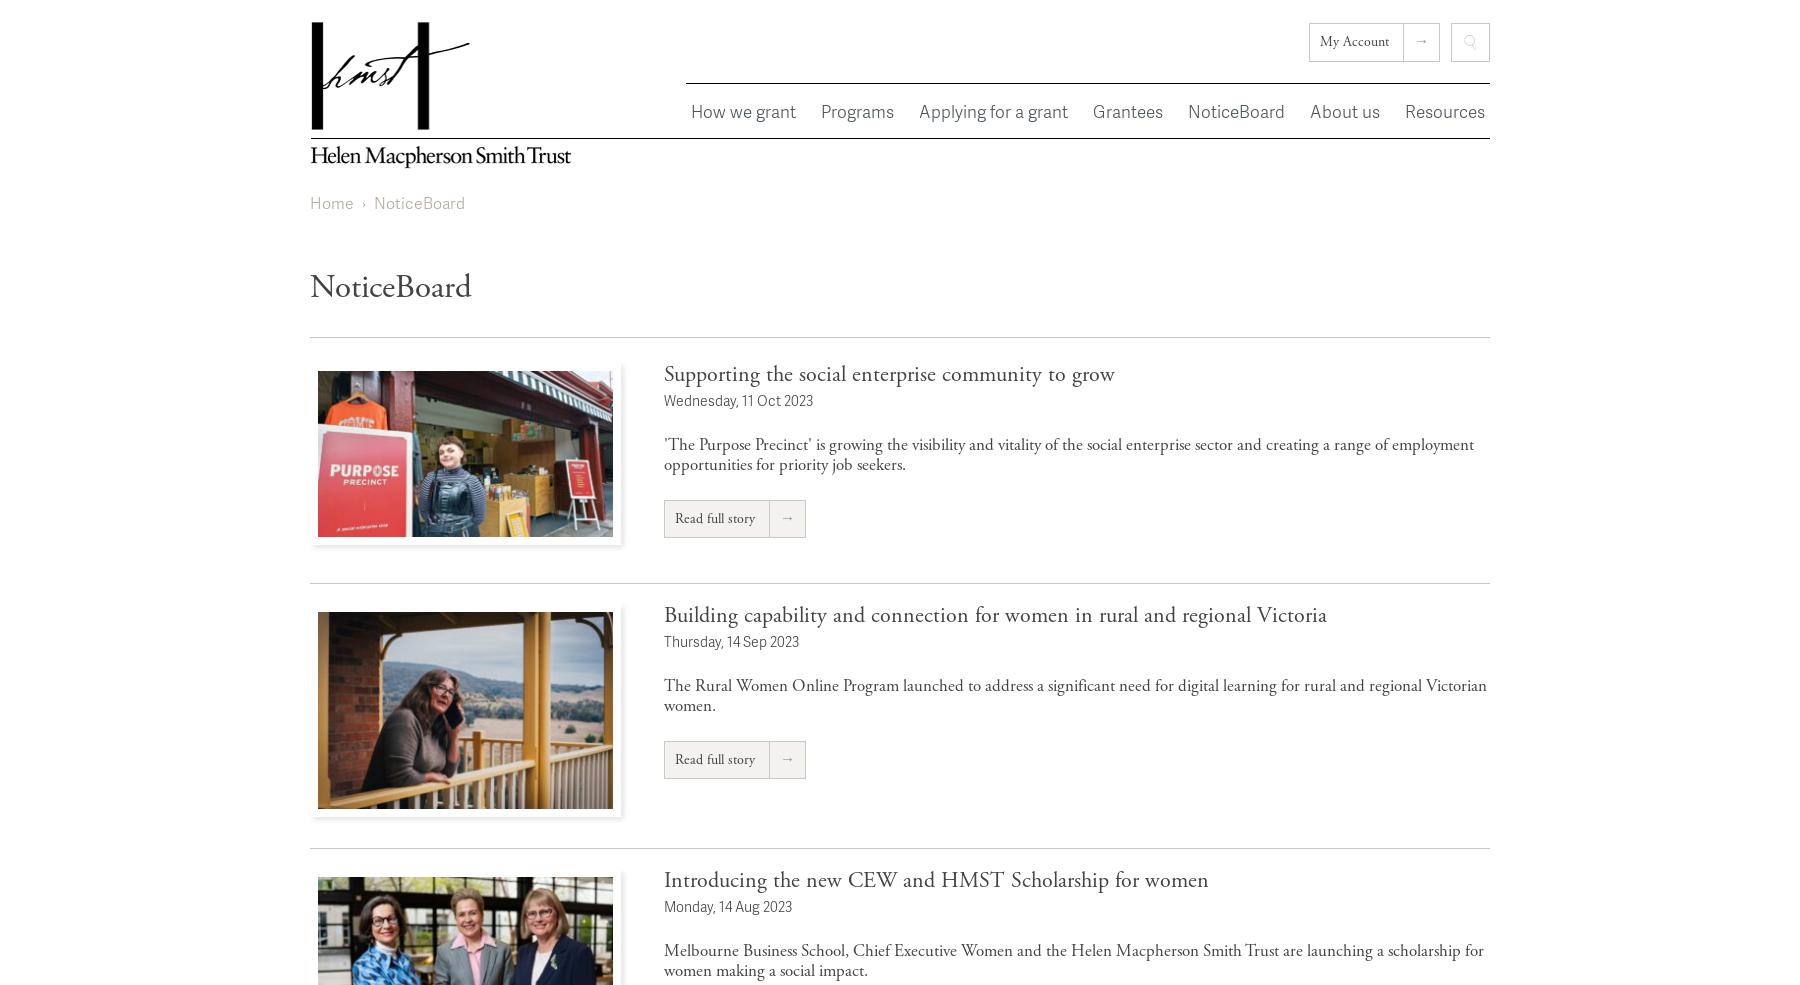  Describe the element at coordinates (726, 905) in the screenshot. I see `'Monday, 14 Aug 2023'` at that location.